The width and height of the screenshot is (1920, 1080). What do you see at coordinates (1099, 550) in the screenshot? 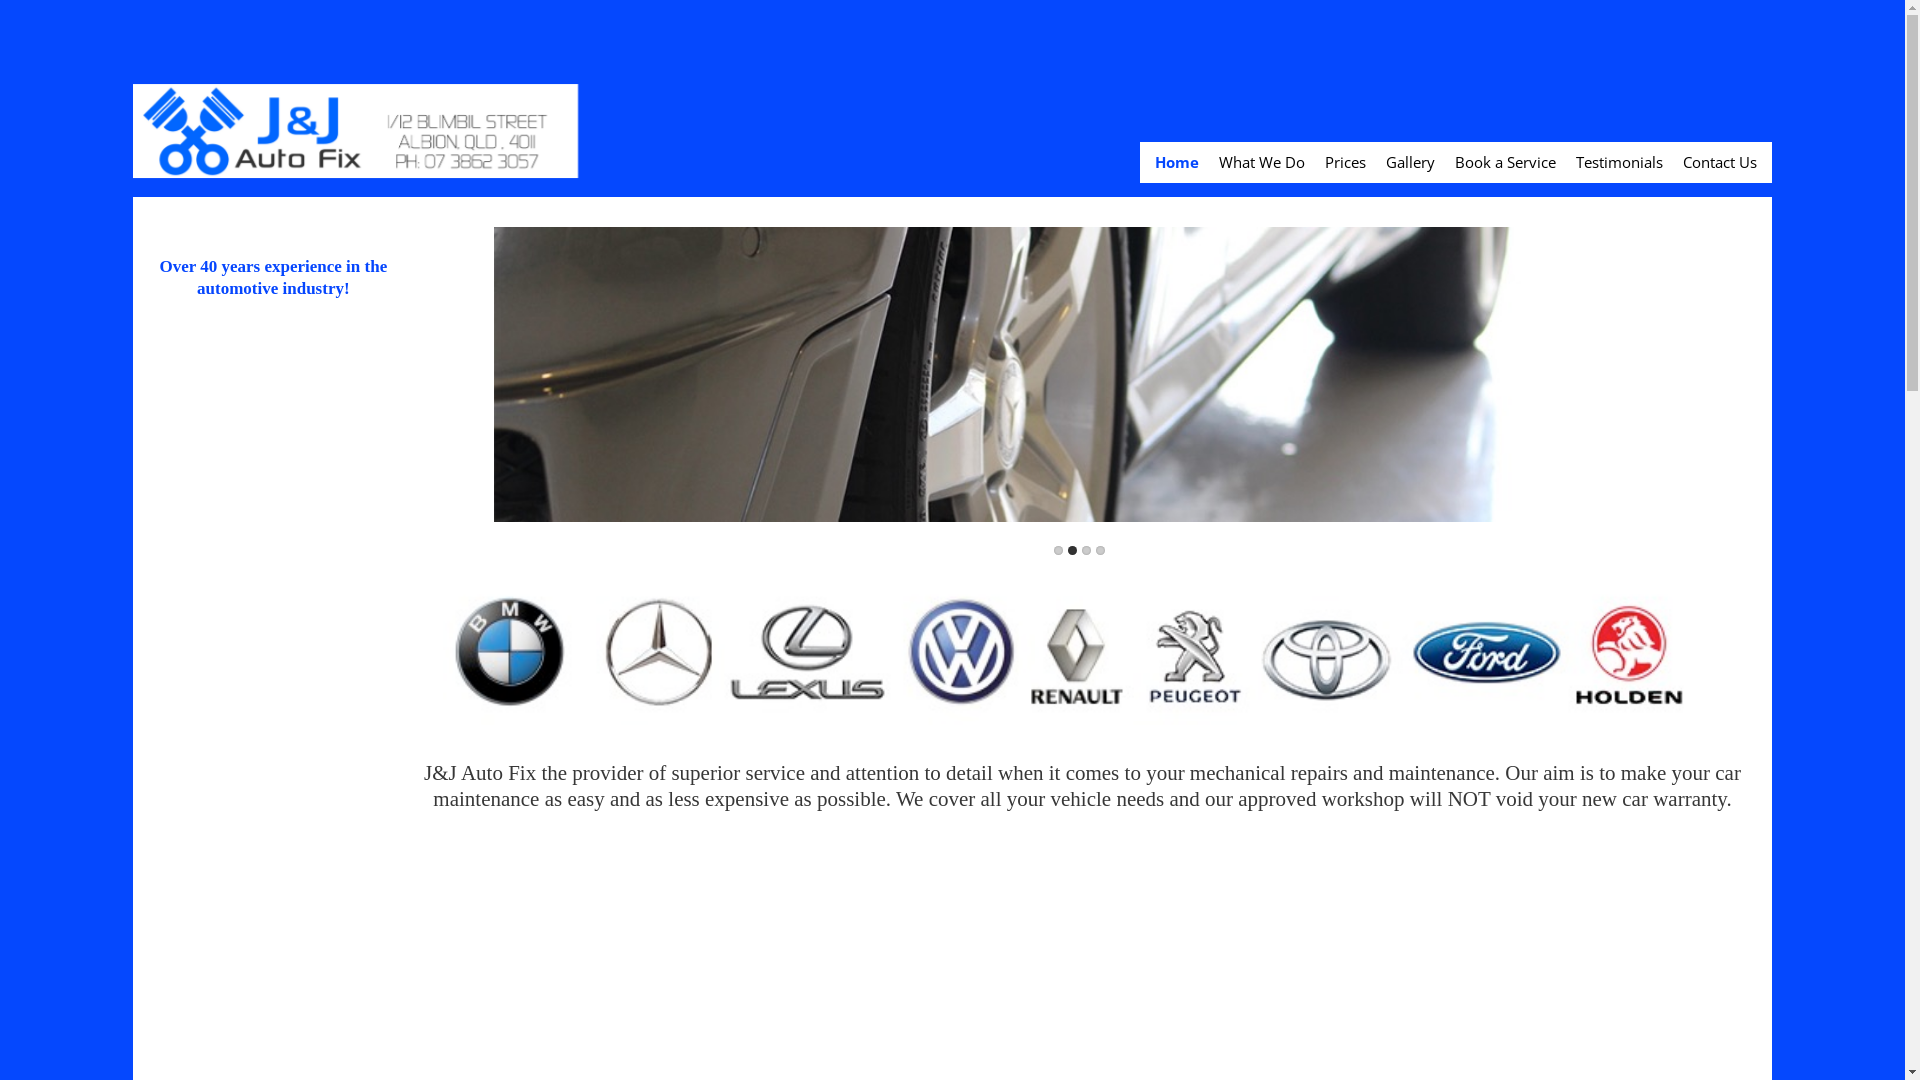
I see `'4'` at bounding box center [1099, 550].